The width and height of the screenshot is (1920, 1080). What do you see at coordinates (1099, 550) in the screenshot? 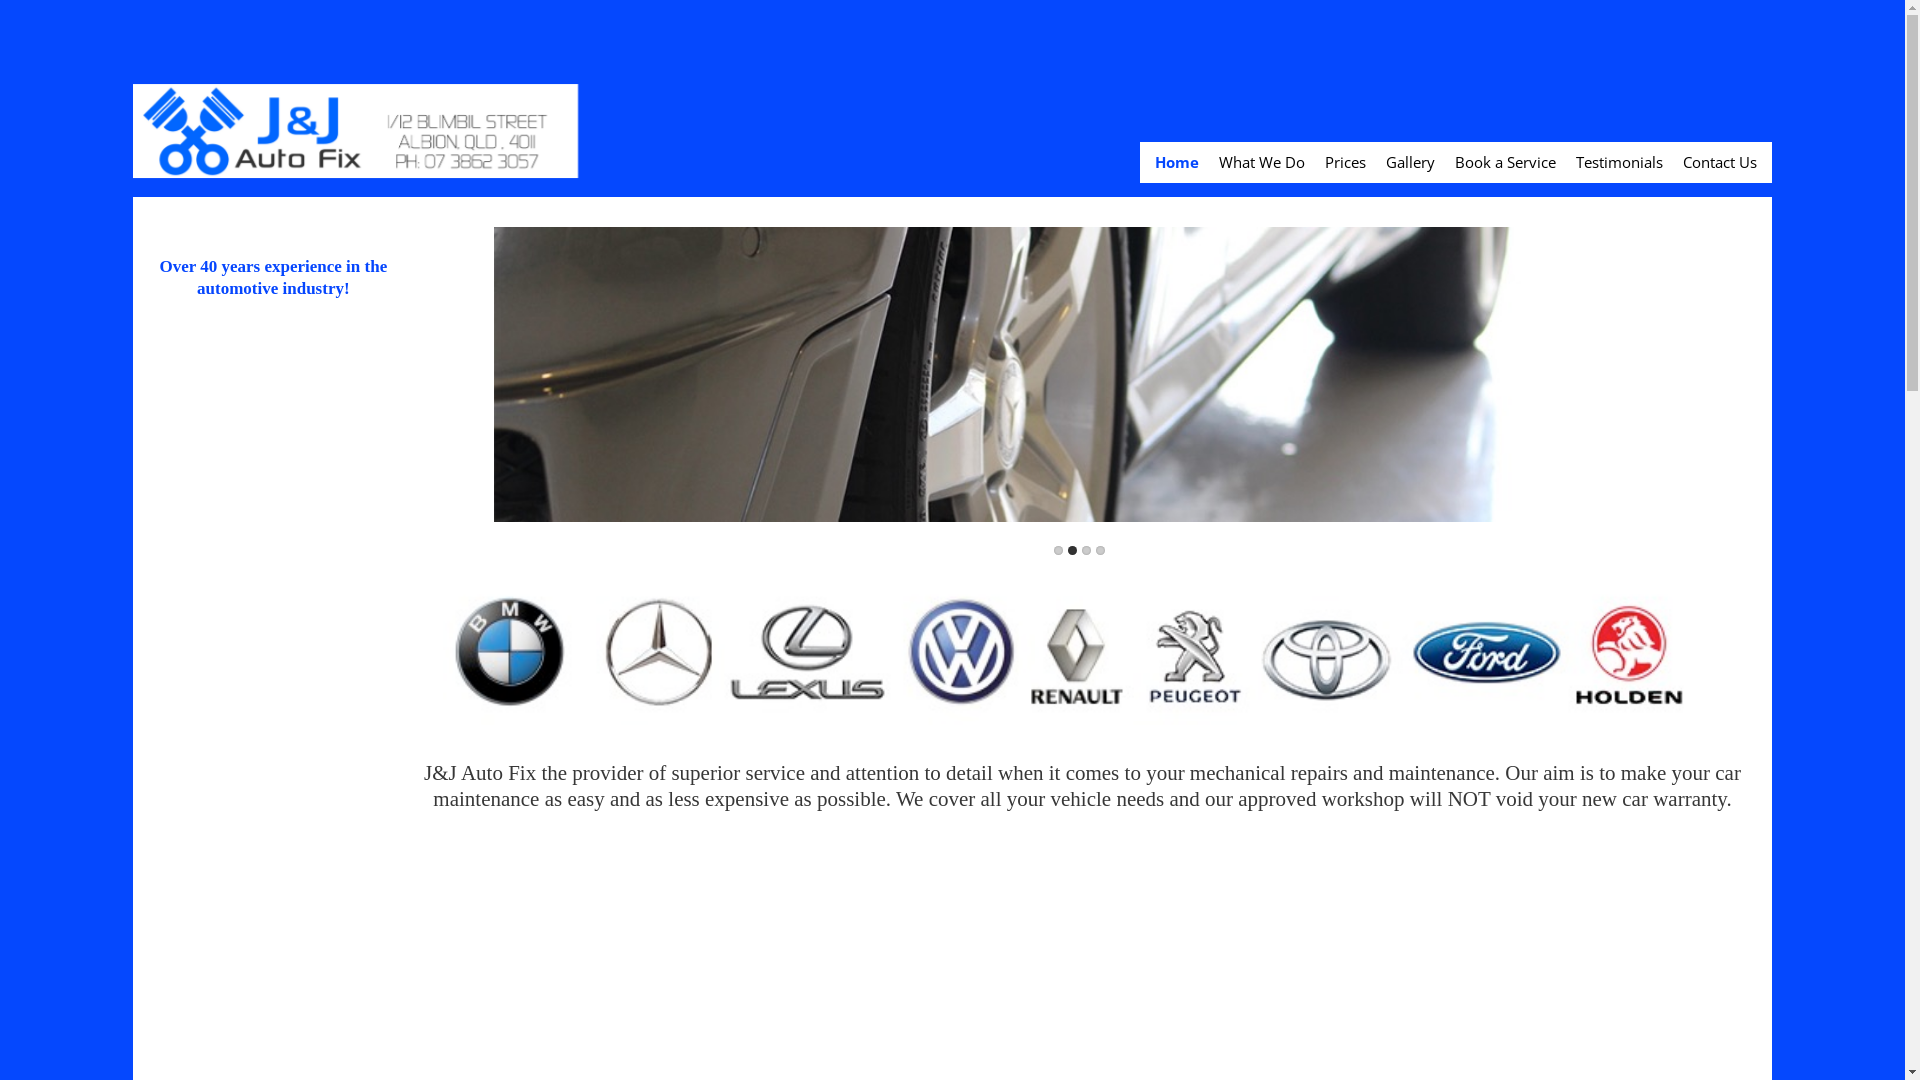
I see `'4'` at bounding box center [1099, 550].